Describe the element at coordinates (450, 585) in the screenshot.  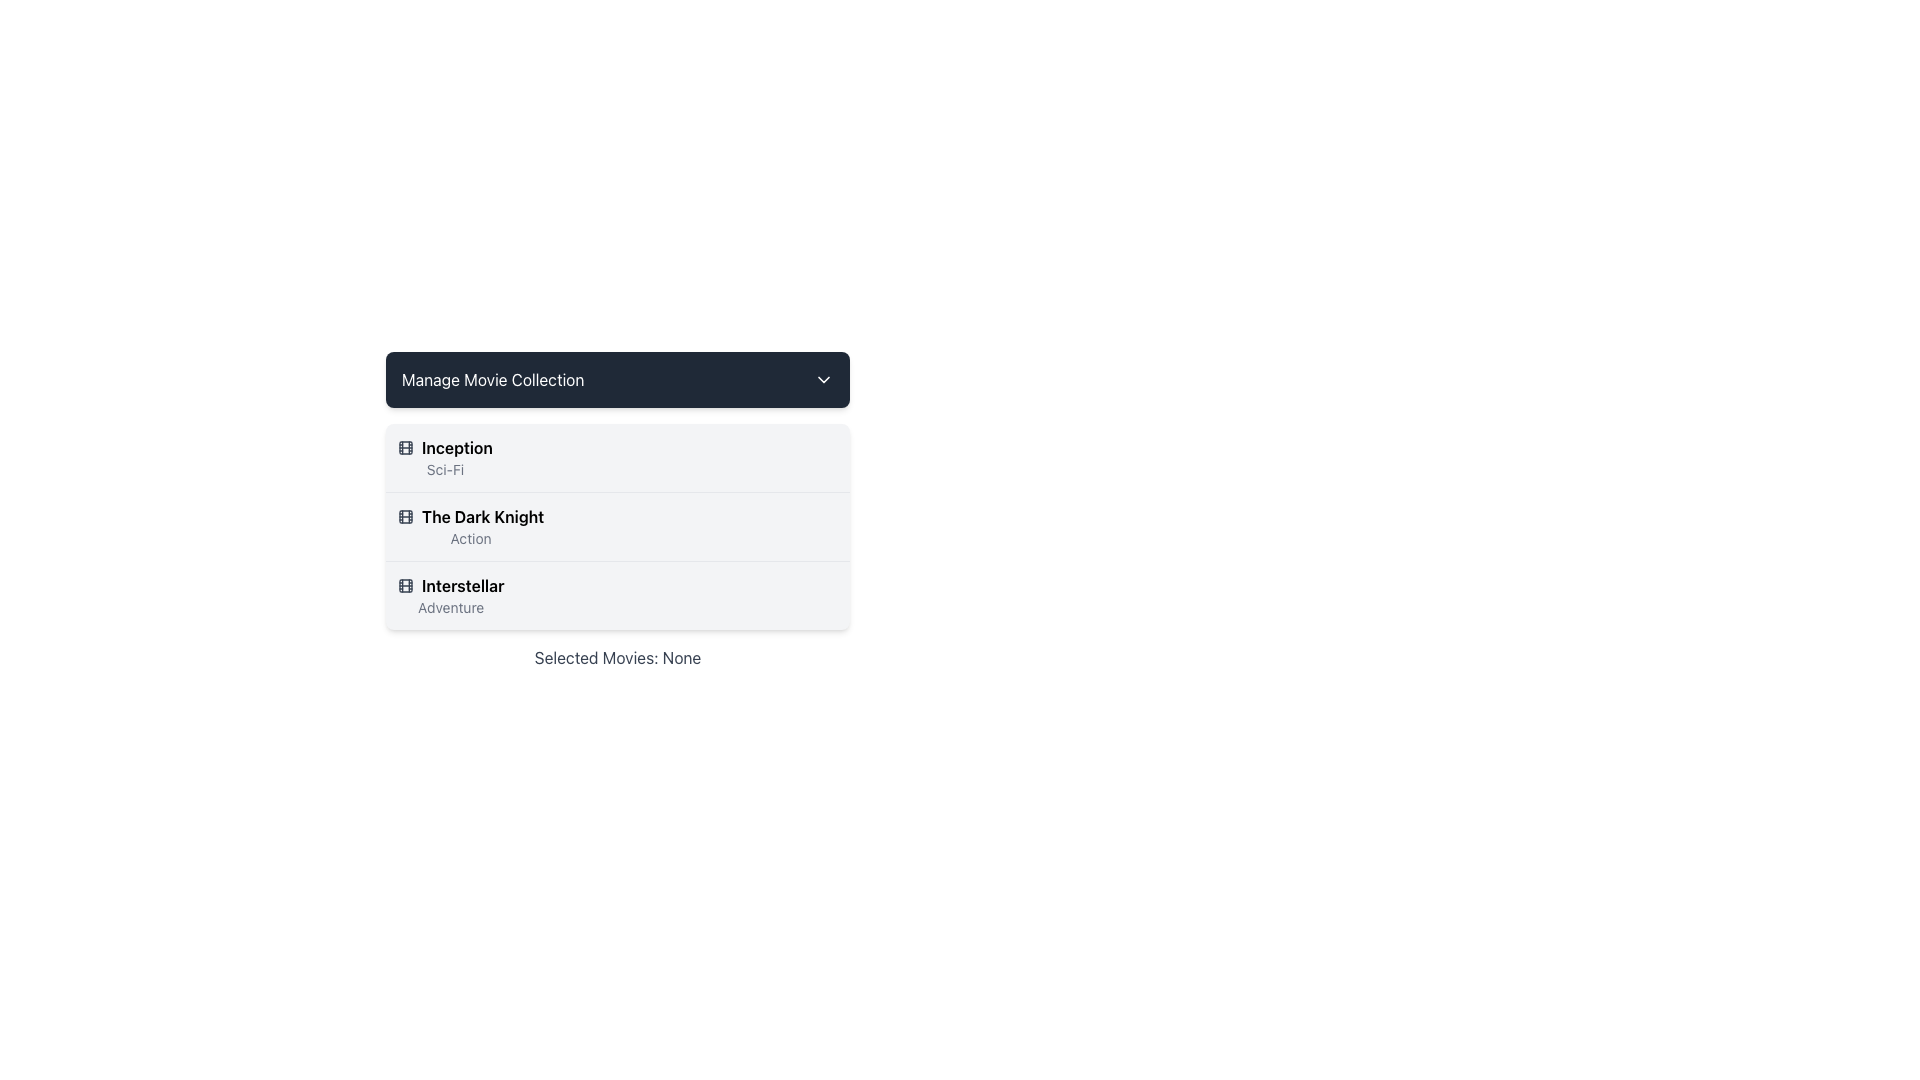
I see `contents of the text label displaying the movie title 'Interstellar' located in the third row of the movie collection list` at that location.